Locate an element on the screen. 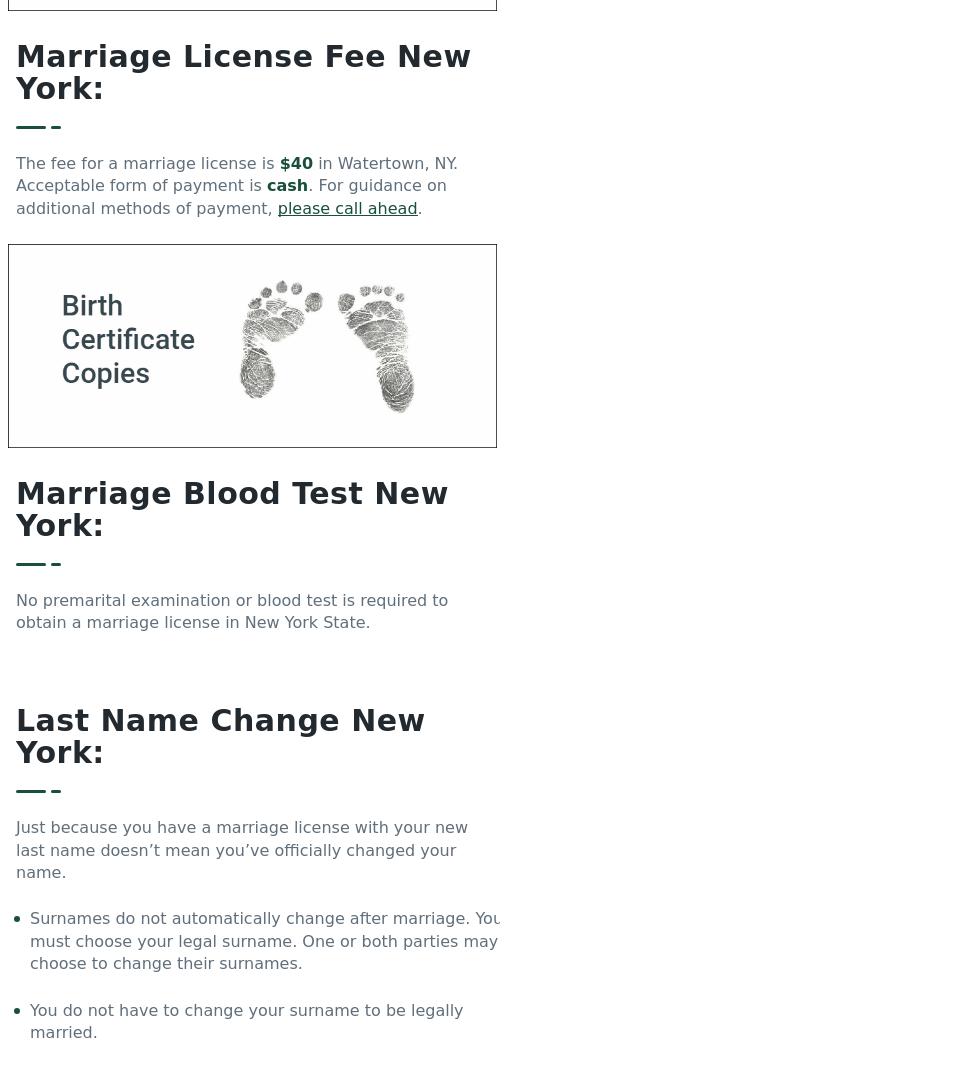 This screenshot has width=978, height=1065. 'Last Name Change New York:' is located at coordinates (16, 736).